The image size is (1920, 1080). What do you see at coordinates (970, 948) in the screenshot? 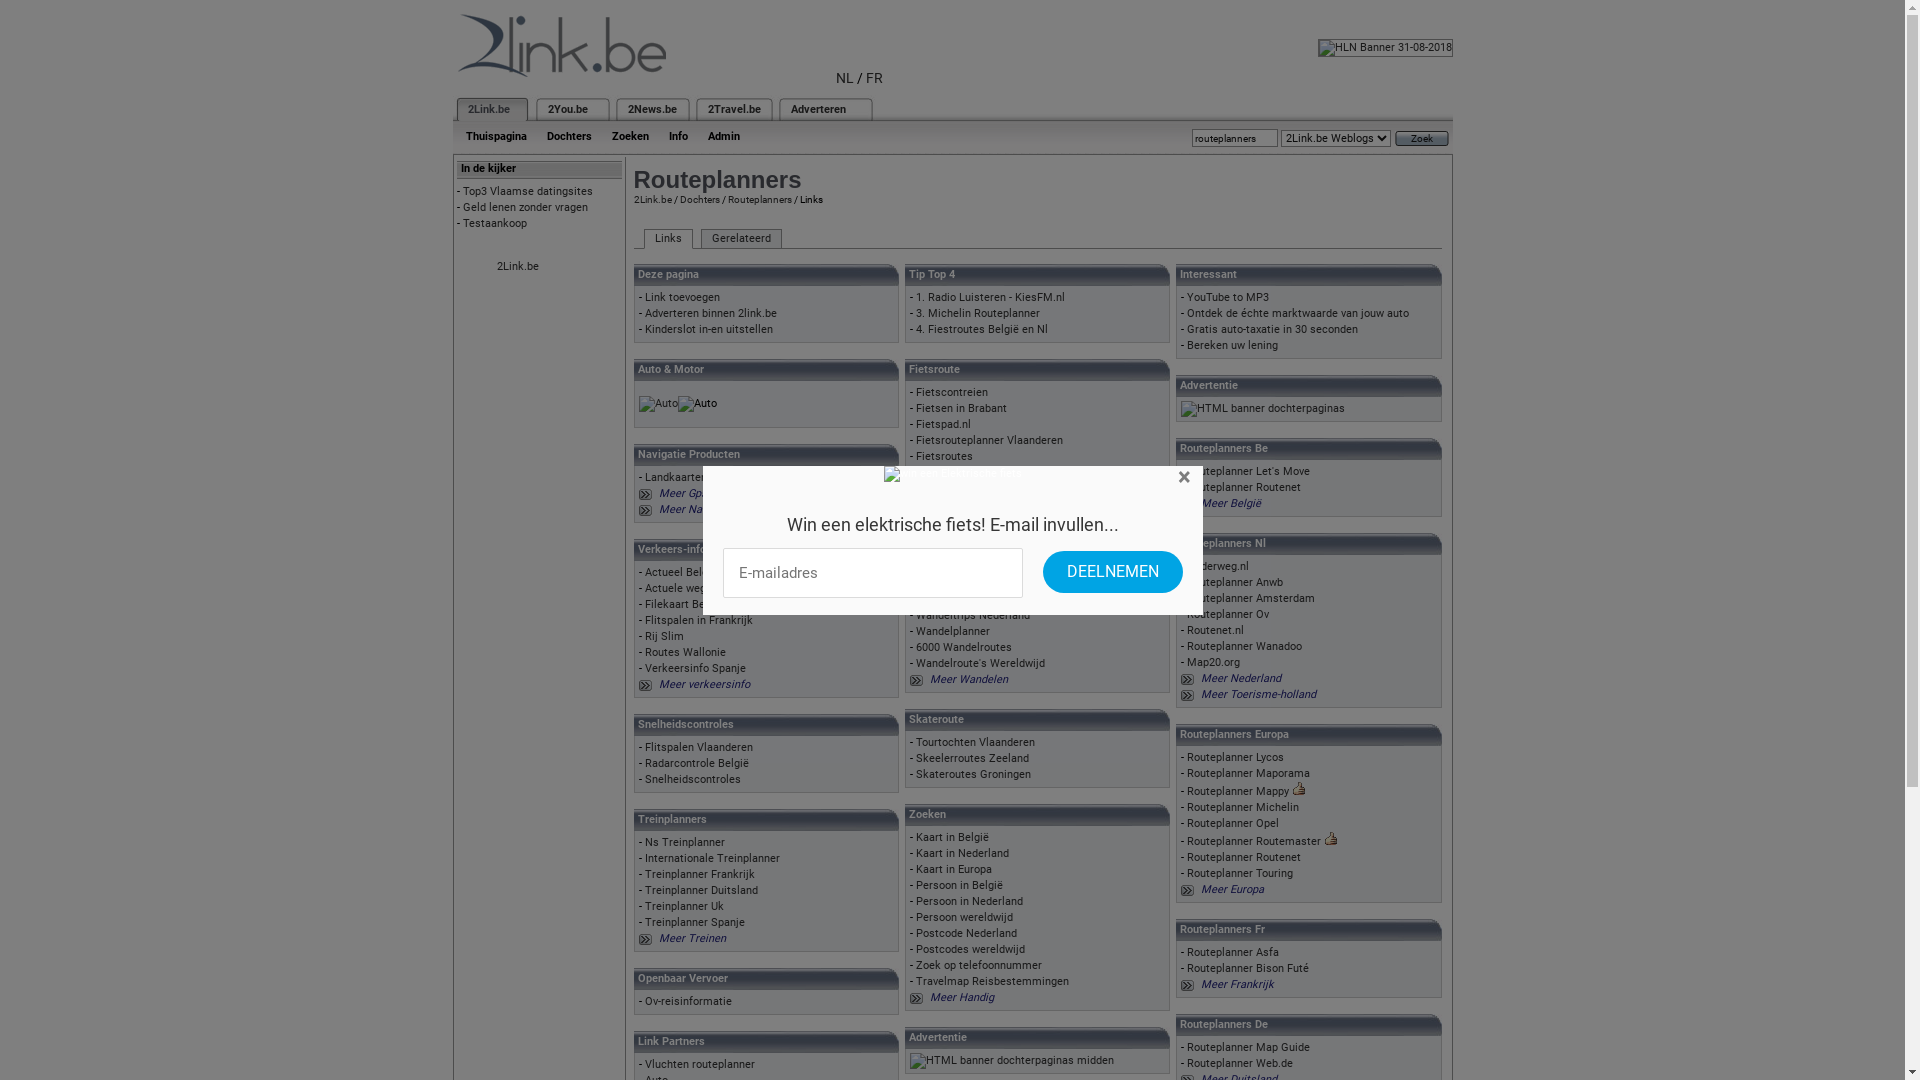
I see `'Postcodes wereldwijd'` at bounding box center [970, 948].